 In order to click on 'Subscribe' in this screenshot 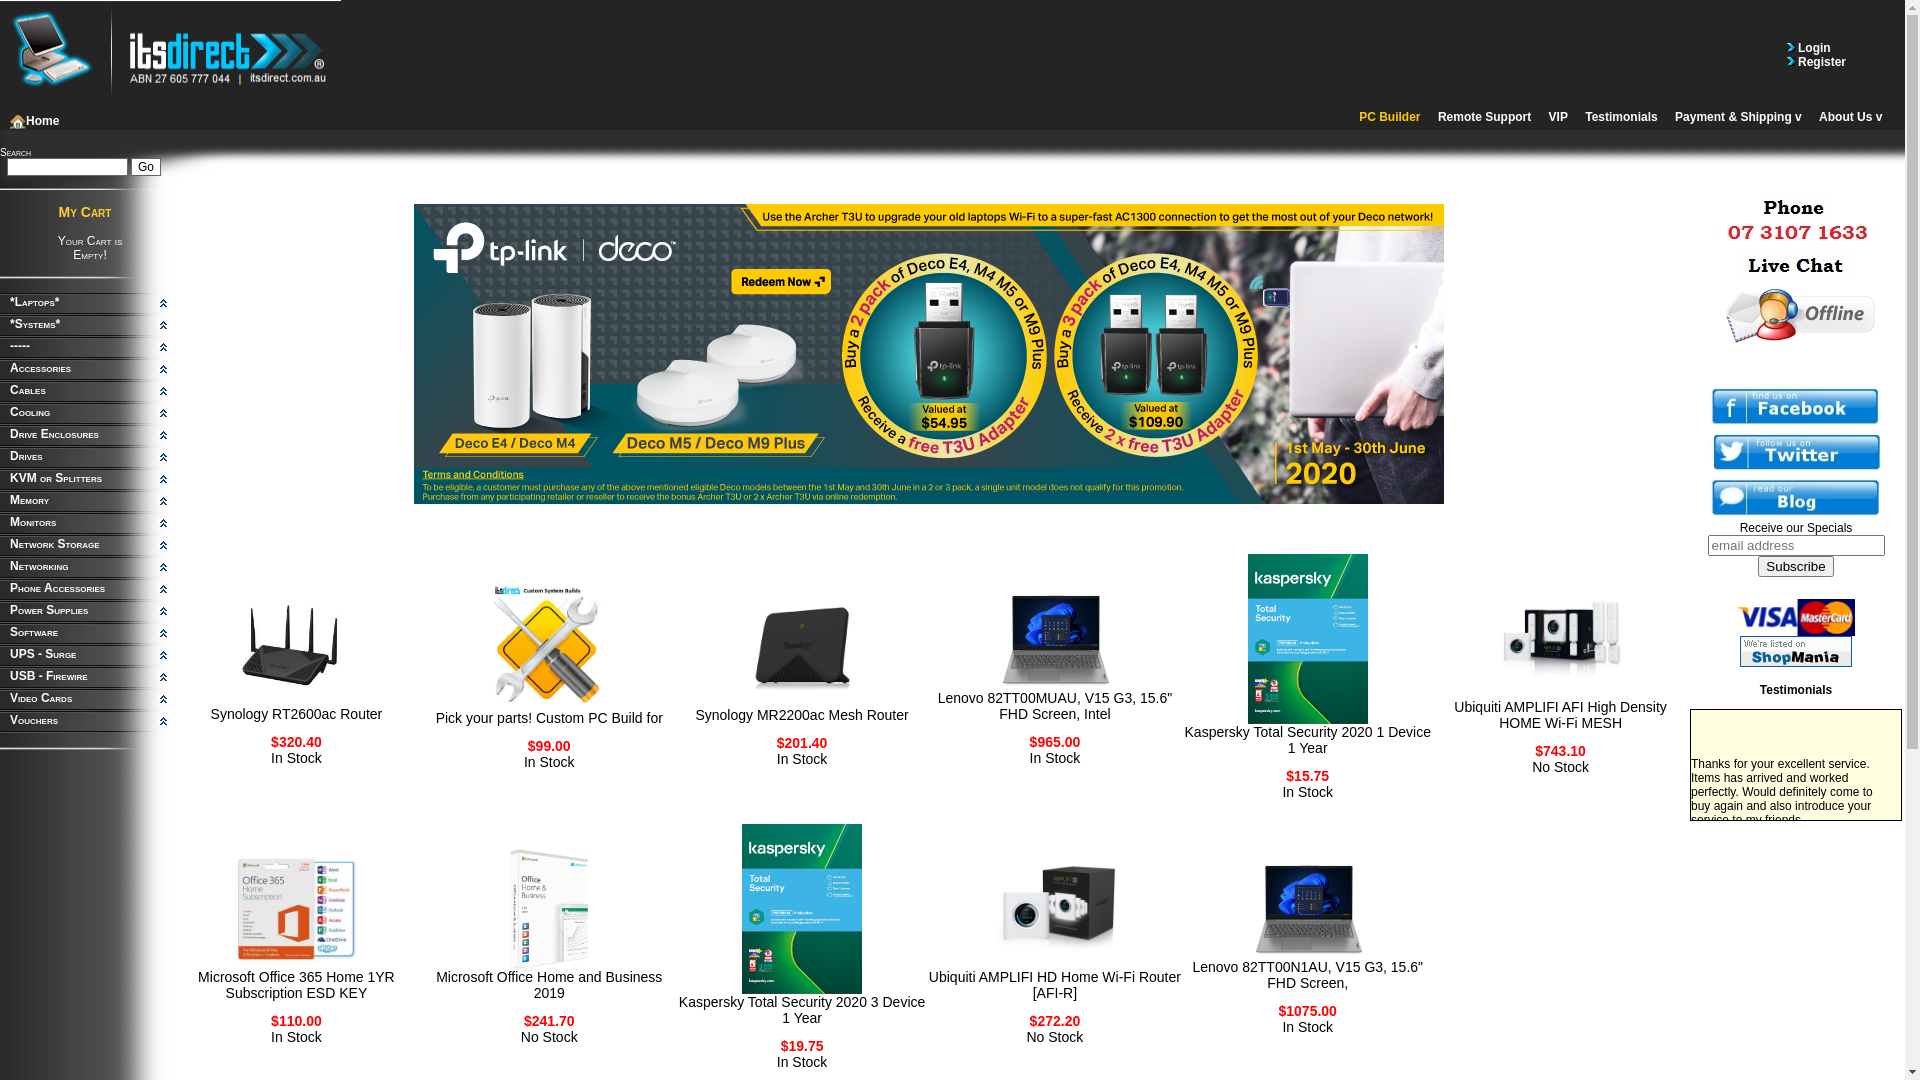, I will do `click(1795, 566)`.